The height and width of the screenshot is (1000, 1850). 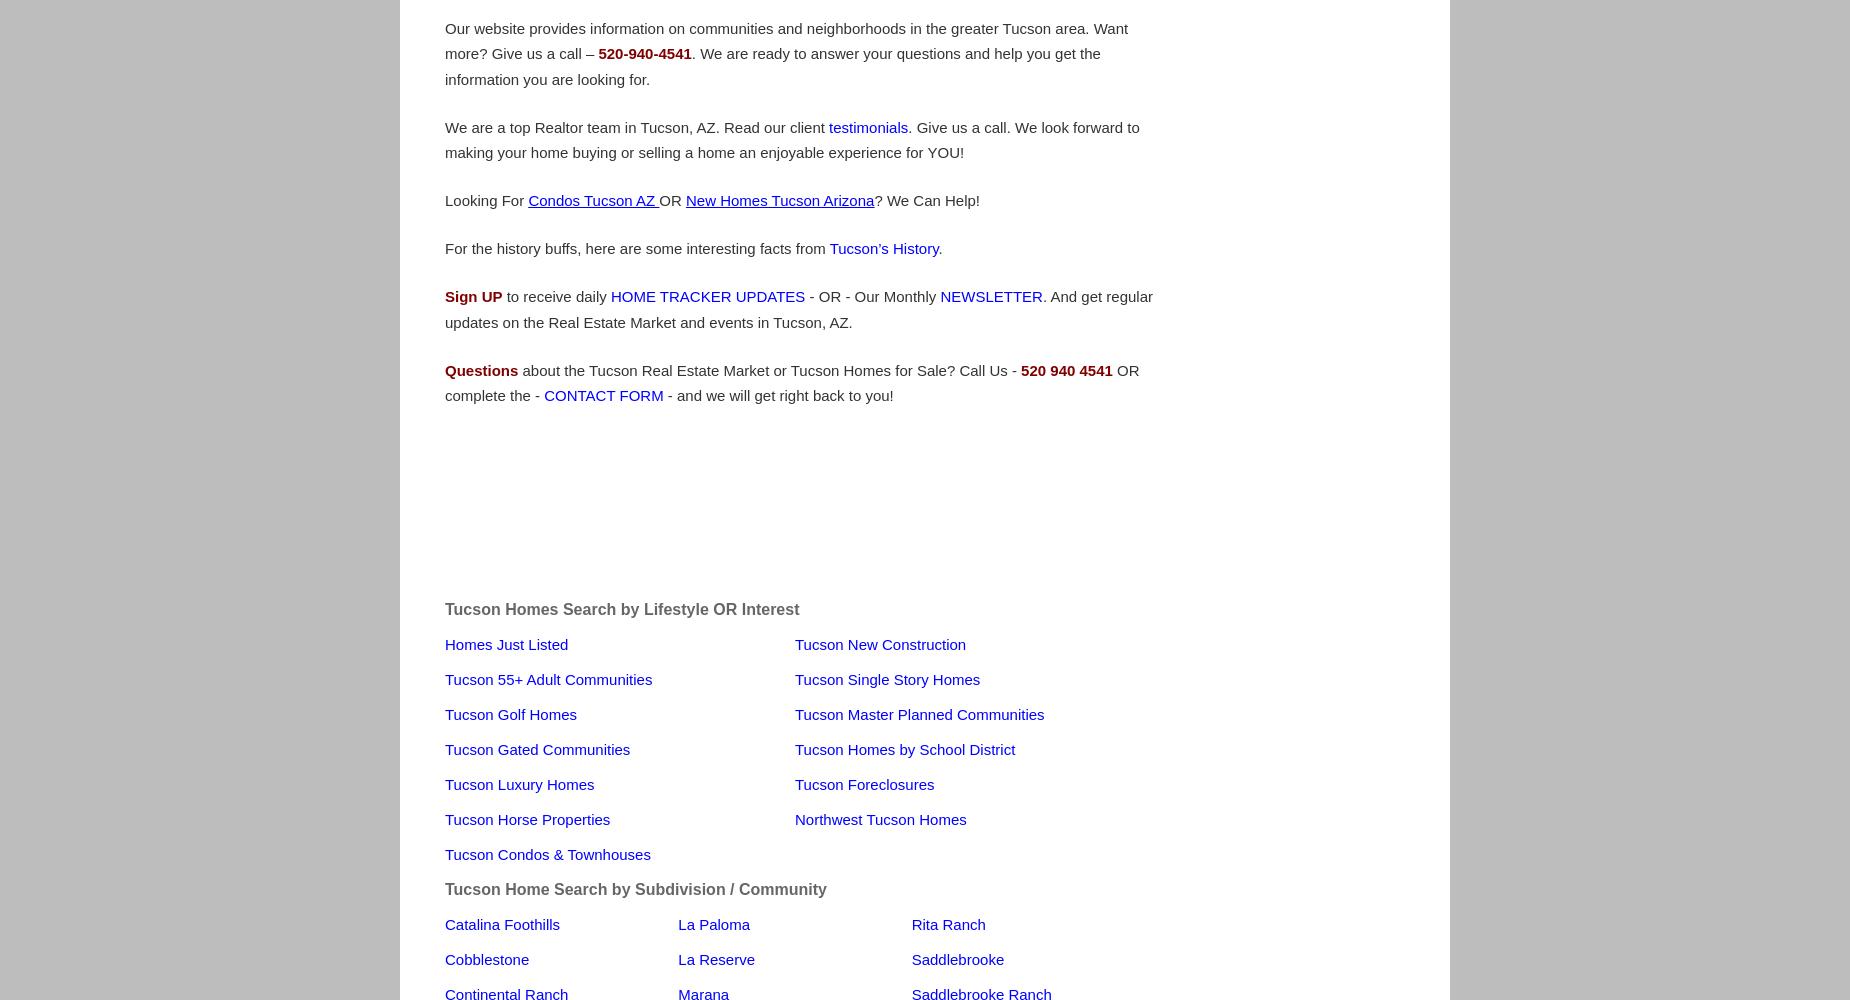 What do you see at coordinates (510, 712) in the screenshot?
I see `'Tucson Golf Homes'` at bounding box center [510, 712].